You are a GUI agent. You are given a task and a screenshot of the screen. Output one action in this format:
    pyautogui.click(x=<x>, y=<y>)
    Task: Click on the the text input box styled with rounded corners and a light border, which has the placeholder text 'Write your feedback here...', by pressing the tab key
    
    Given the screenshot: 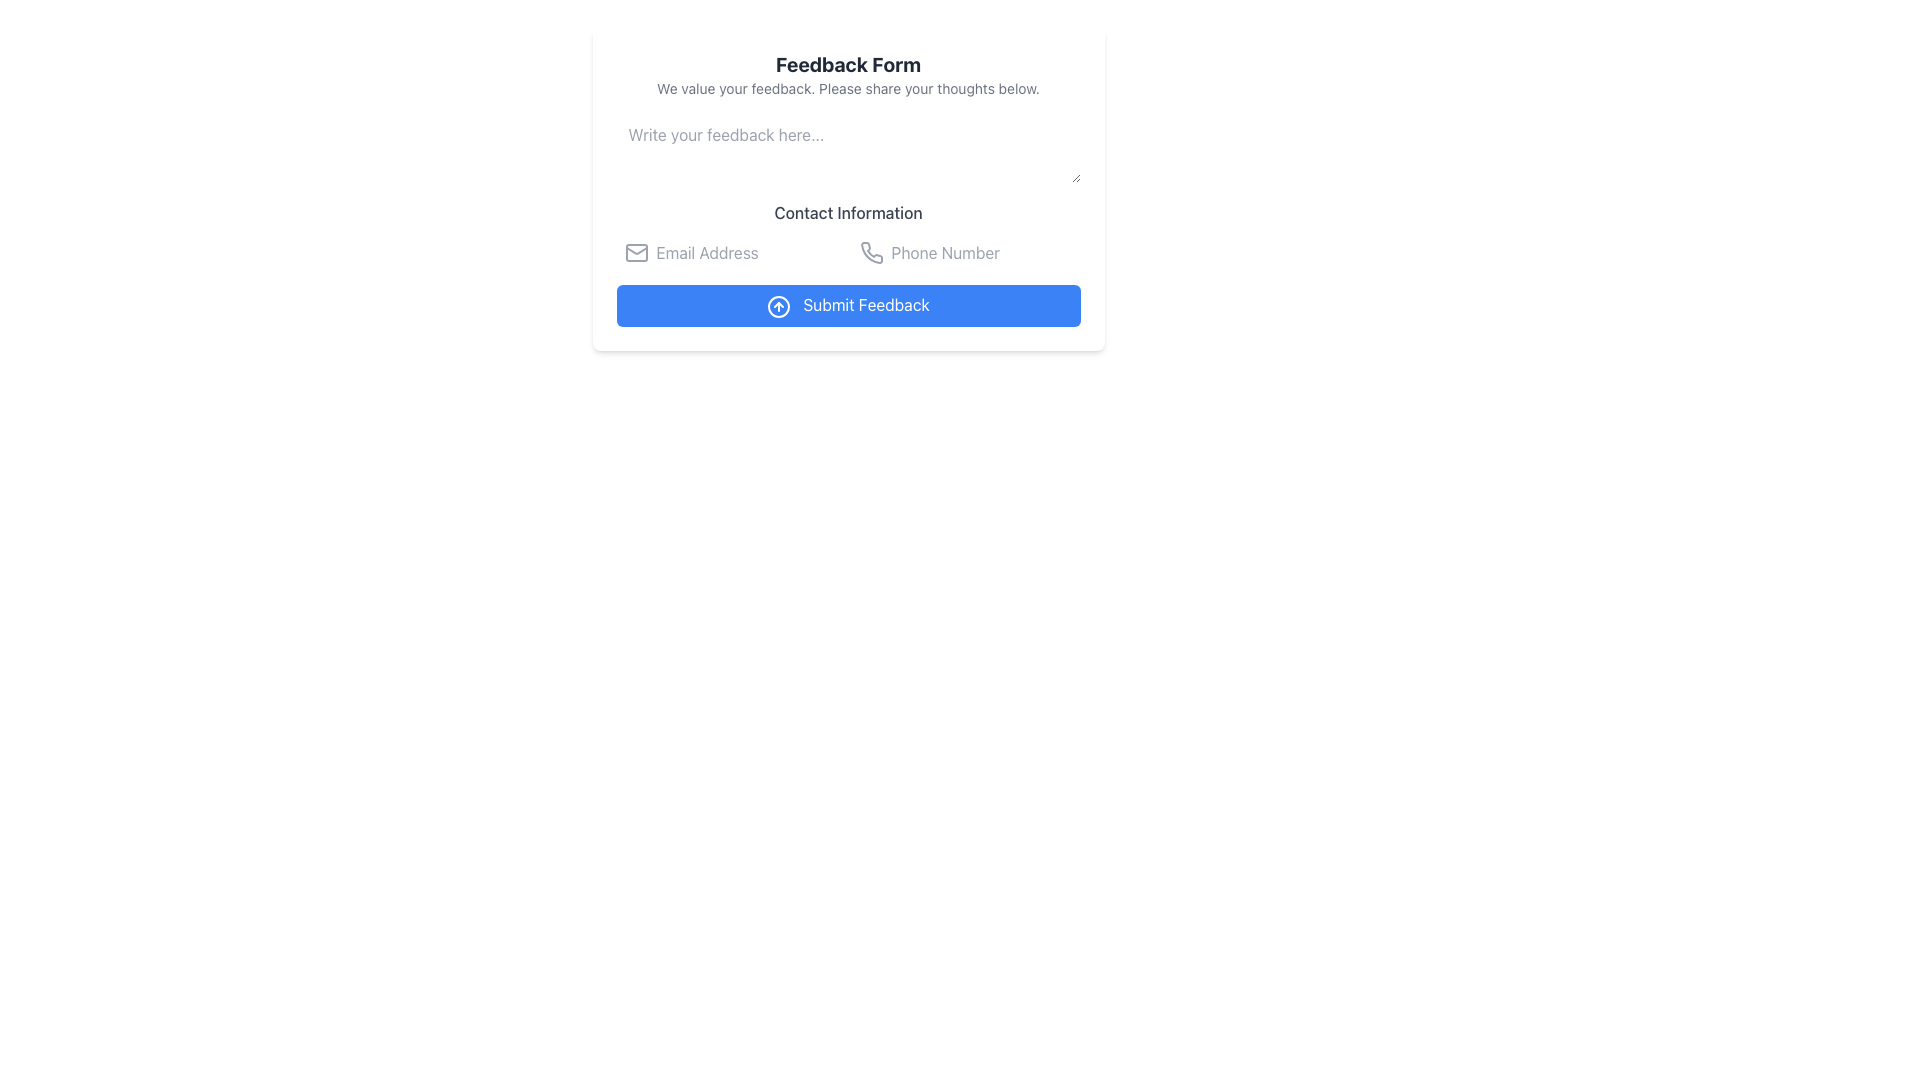 What is the action you would take?
    pyautogui.click(x=848, y=145)
    